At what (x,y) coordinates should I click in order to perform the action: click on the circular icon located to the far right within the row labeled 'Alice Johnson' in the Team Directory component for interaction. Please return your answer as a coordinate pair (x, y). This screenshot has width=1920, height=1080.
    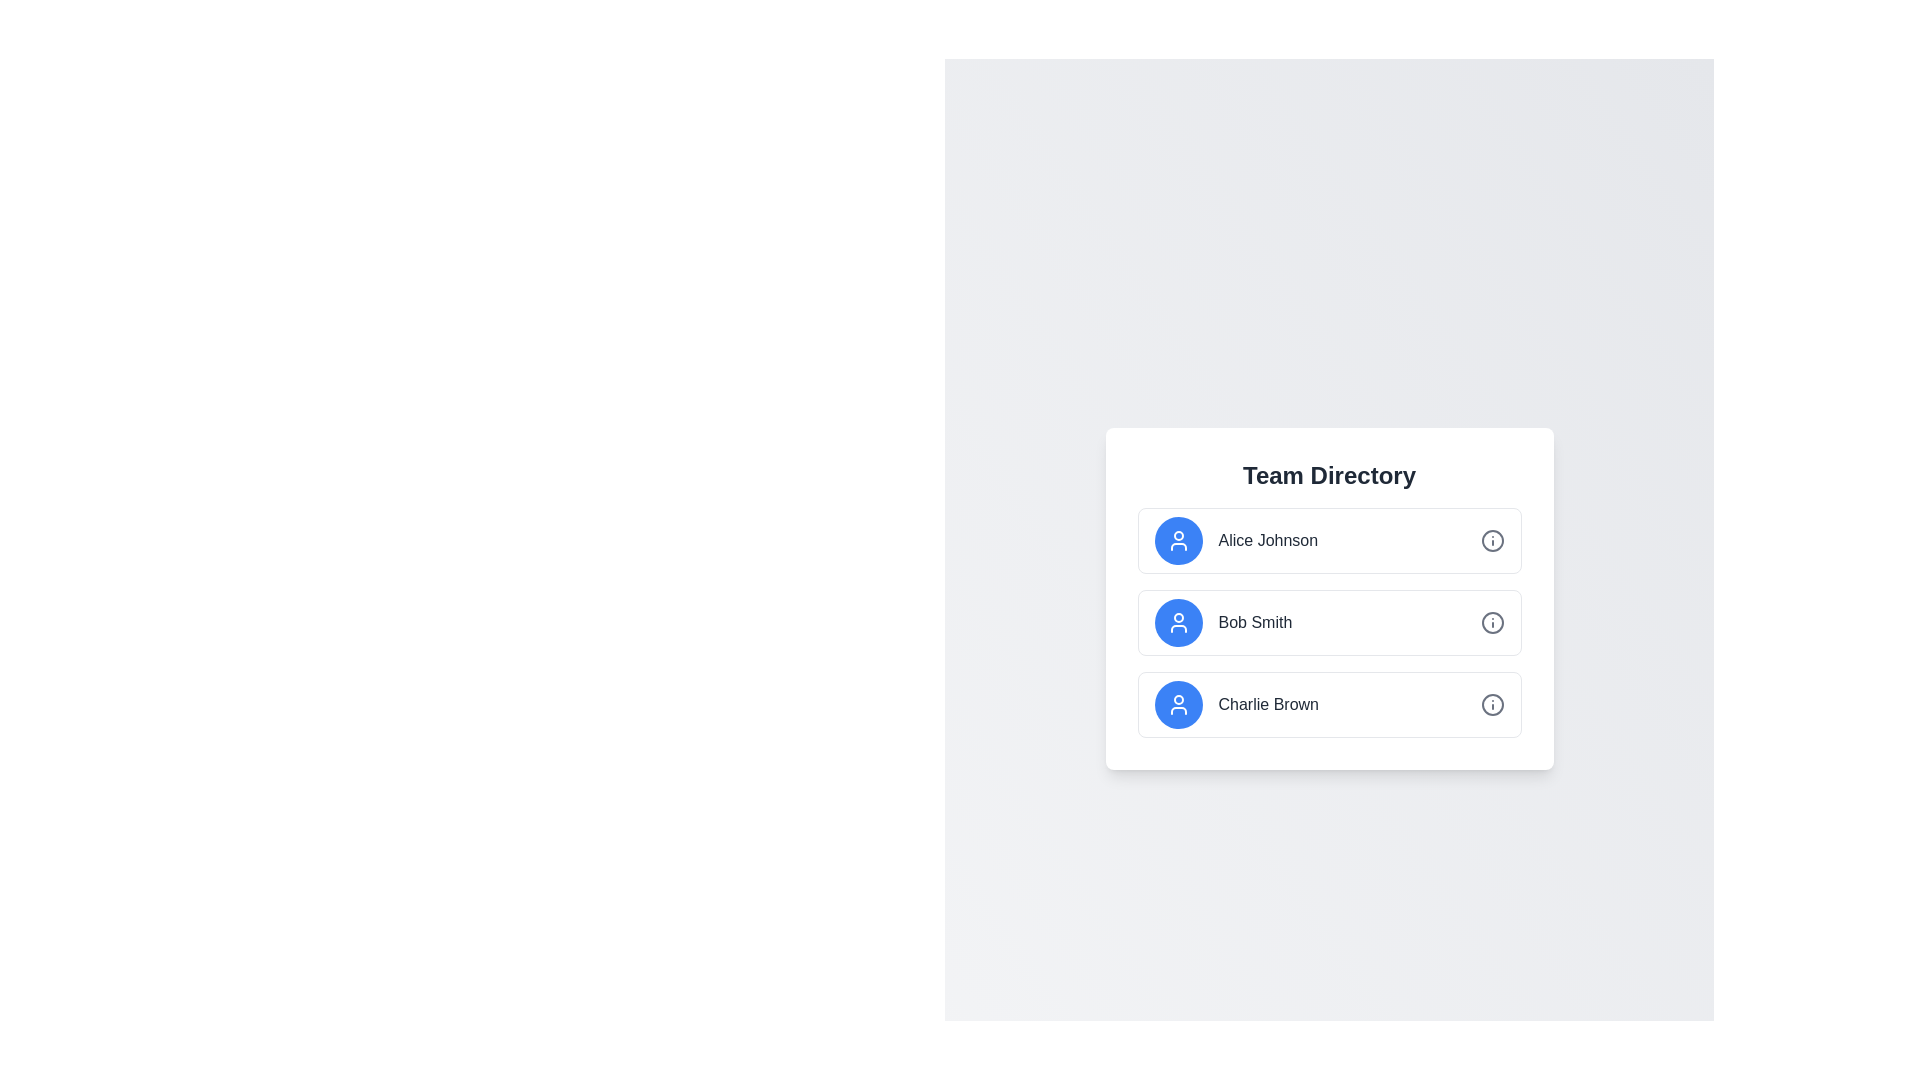
    Looking at the image, I should click on (1492, 540).